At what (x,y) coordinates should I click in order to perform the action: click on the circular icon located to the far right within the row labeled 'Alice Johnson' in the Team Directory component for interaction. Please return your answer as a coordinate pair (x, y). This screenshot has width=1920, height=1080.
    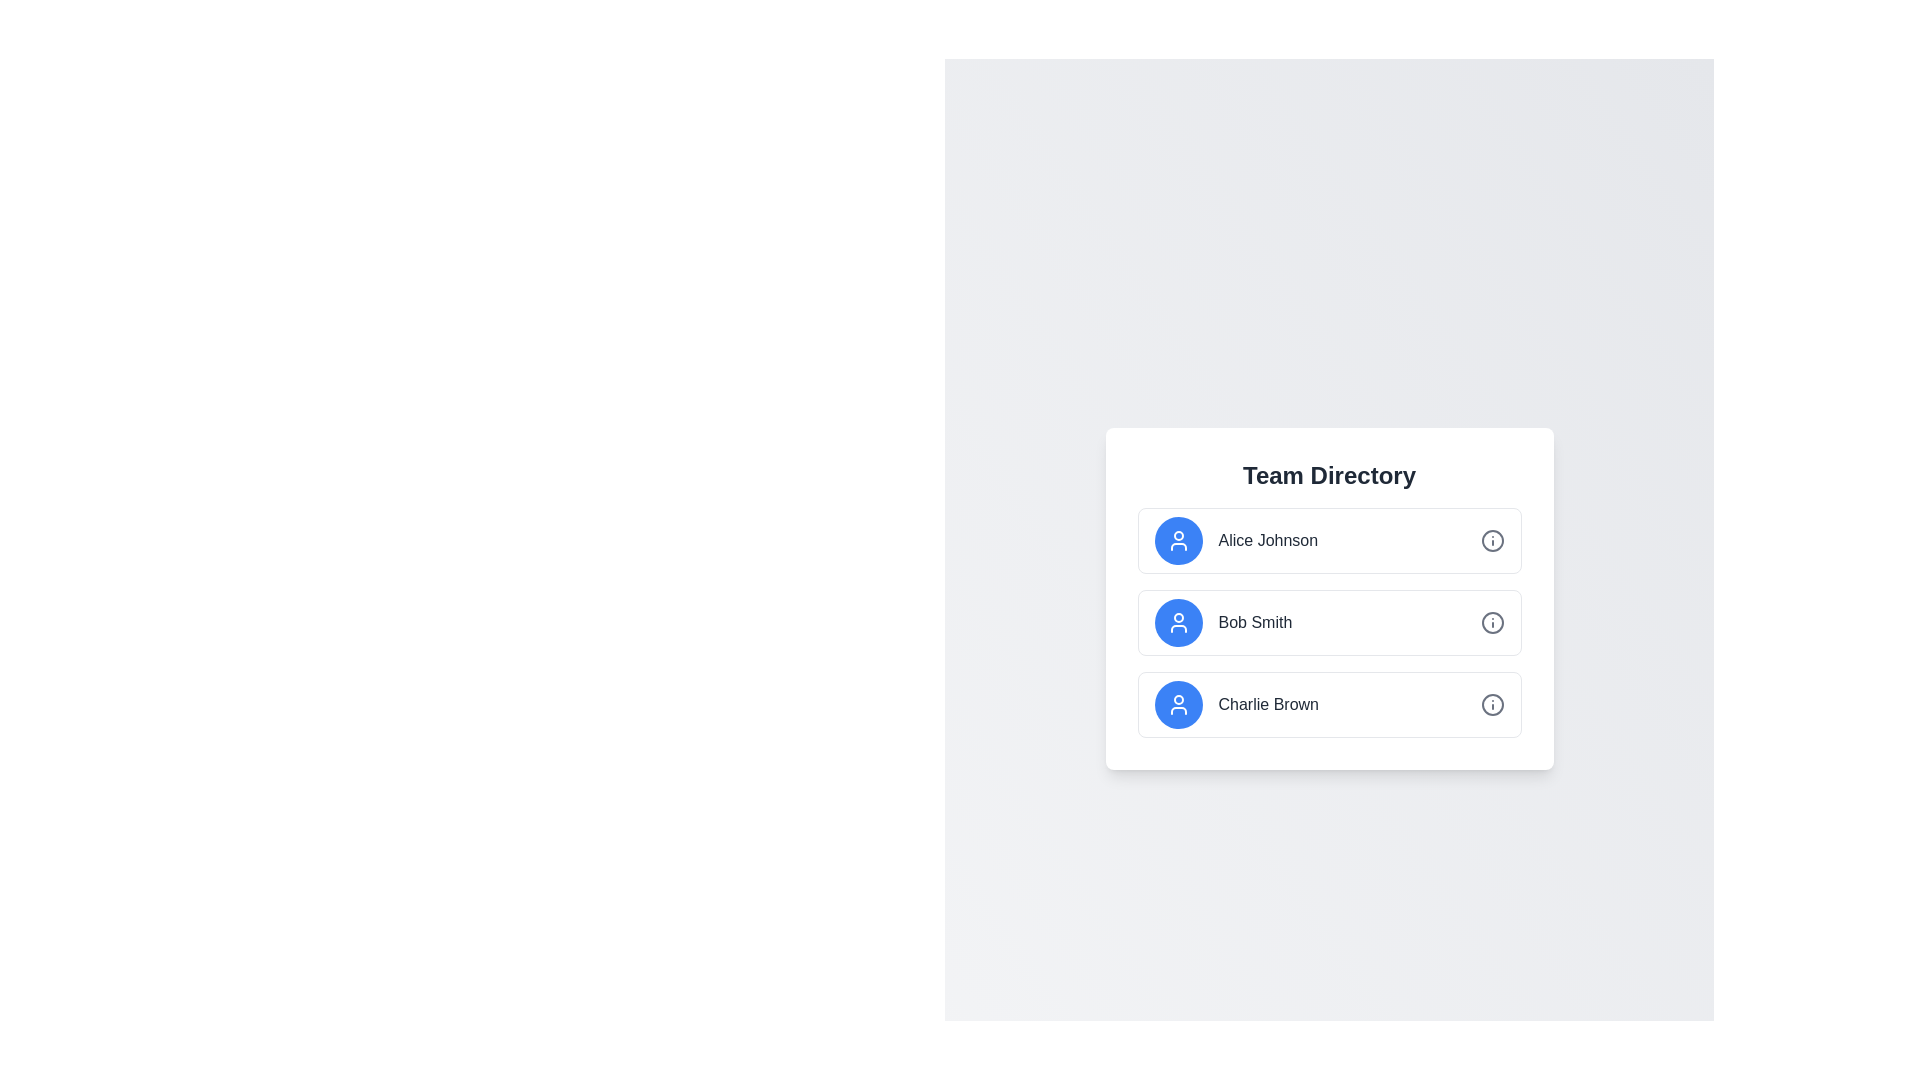
    Looking at the image, I should click on (1492, 540).